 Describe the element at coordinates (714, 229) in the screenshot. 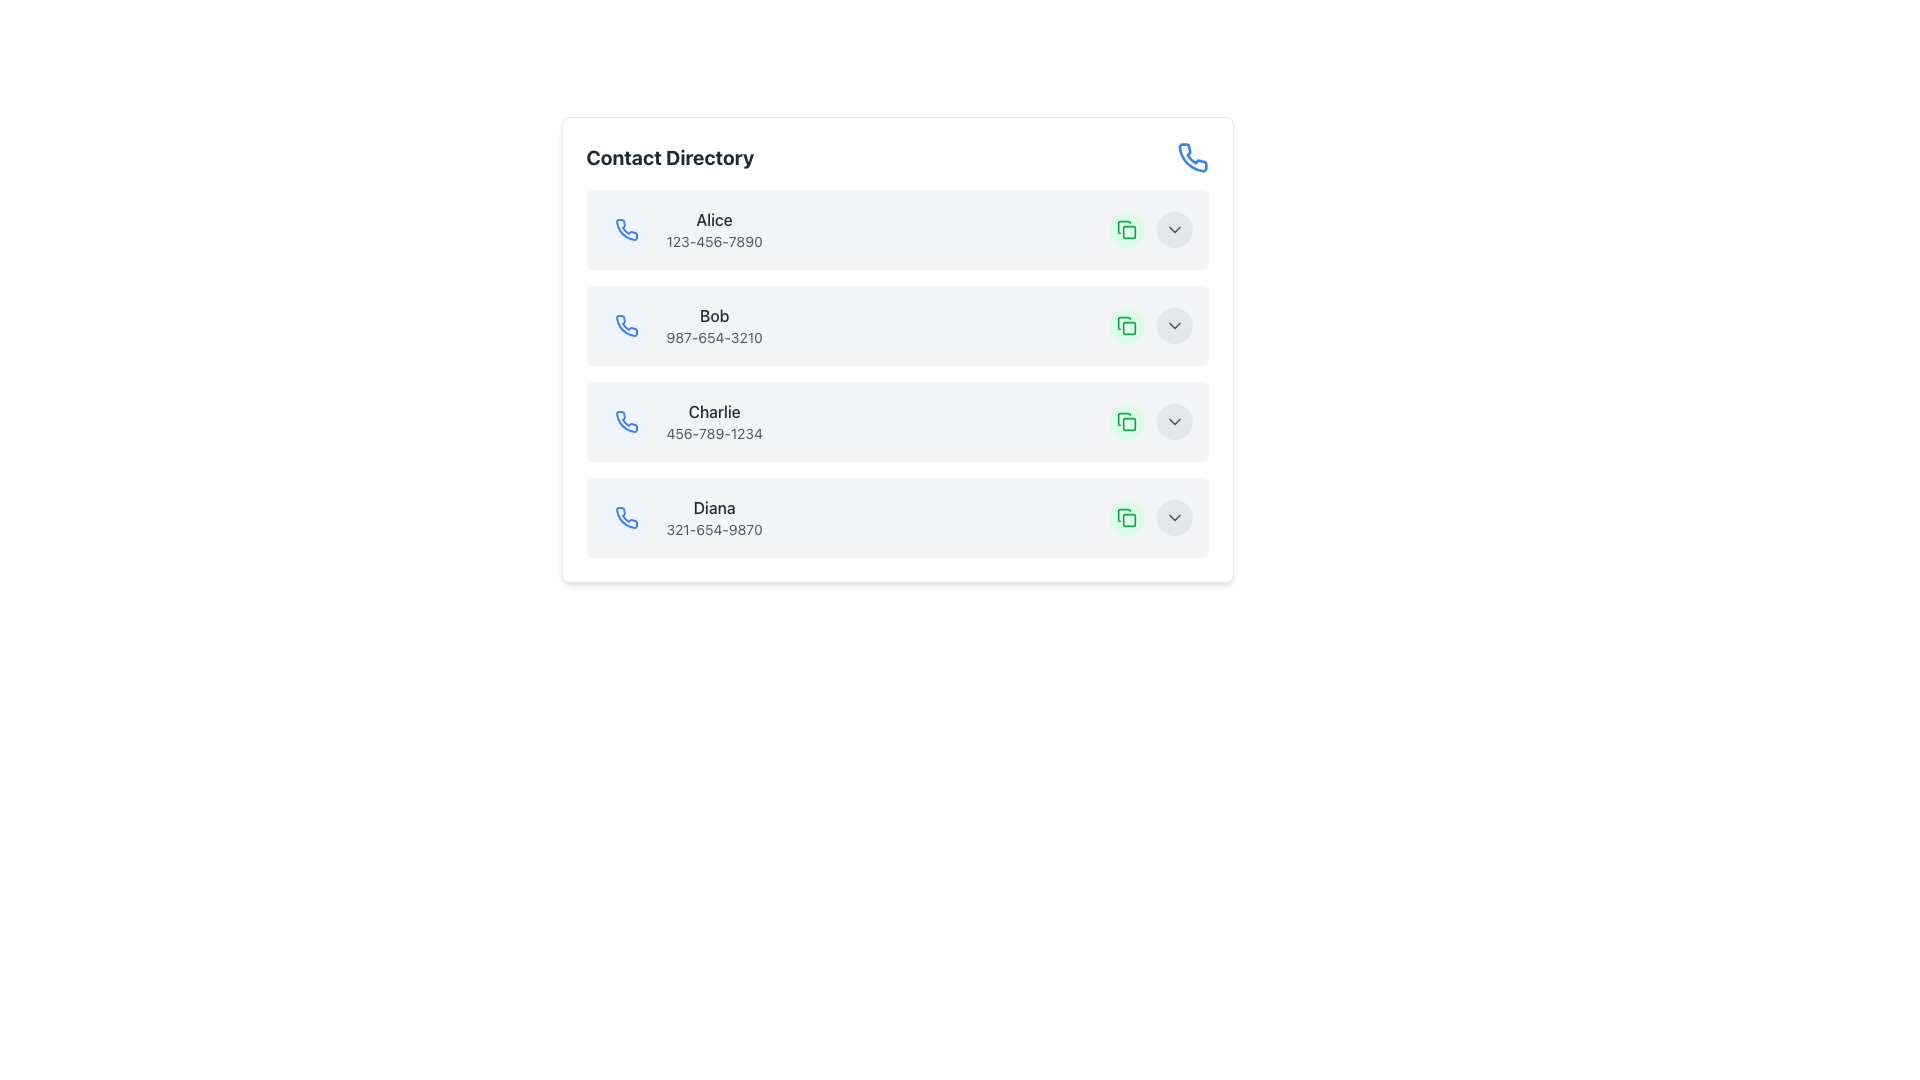

I see `the text display element showing the label 'Alice' and the phone number '123-456-7890', located at the right side of the topmost entry in a contact list` at that location.